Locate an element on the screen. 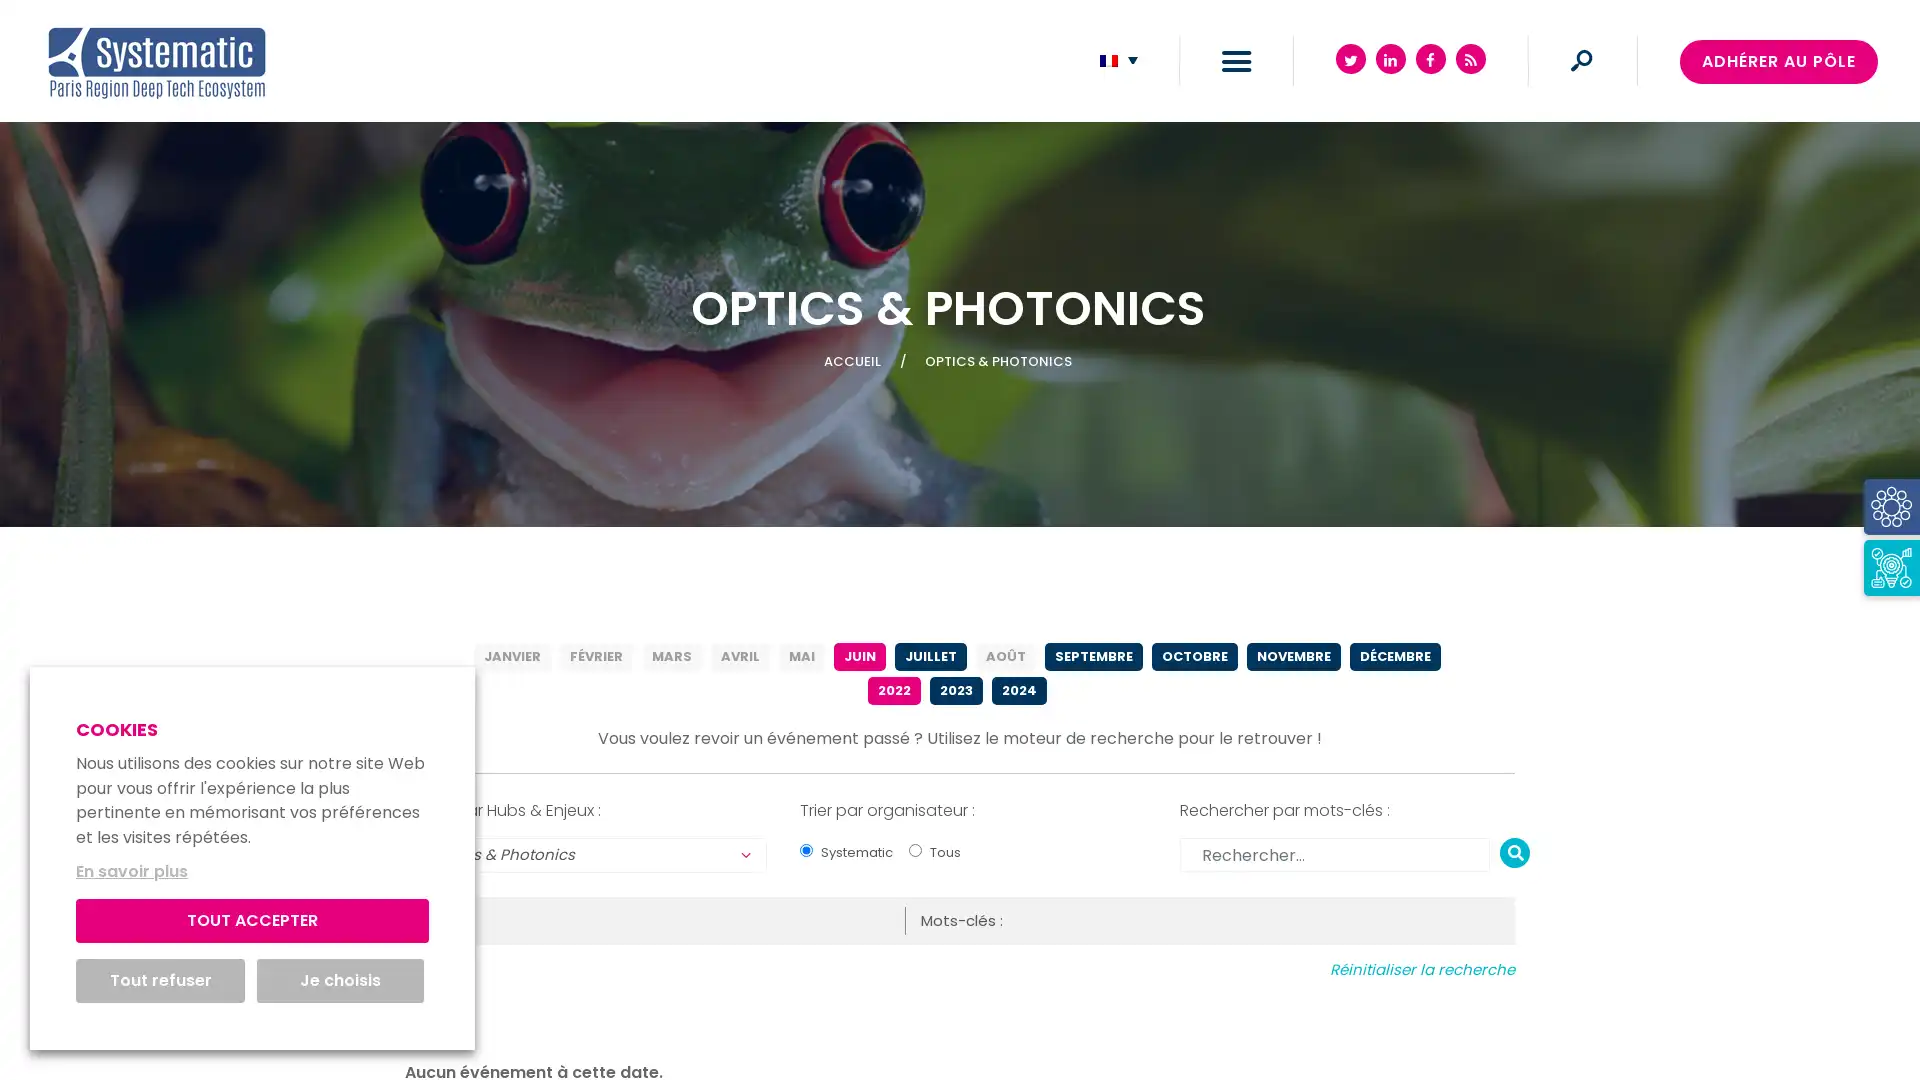 This screenshot has height=1080, width=1920. Je choisis is located at coordinates (340, 979).